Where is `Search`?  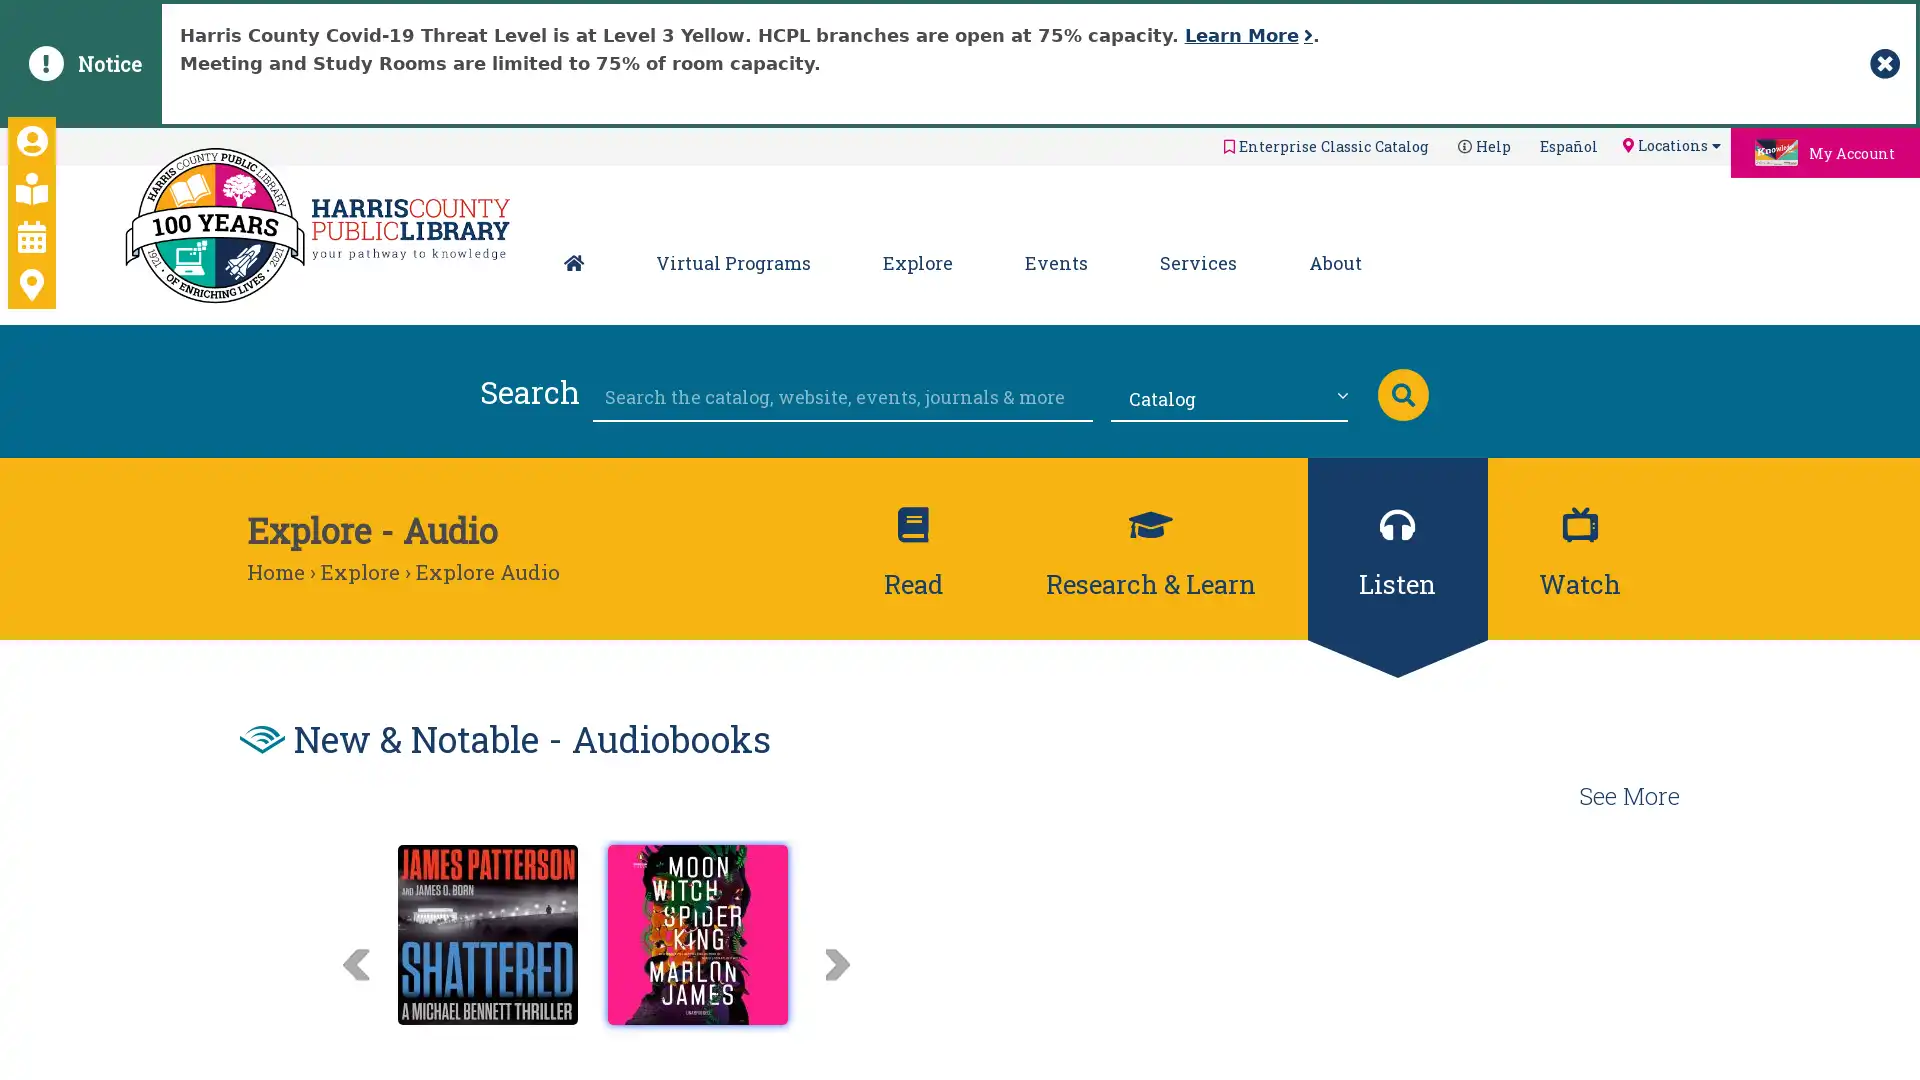 Search is located at coordinates (1401, 393).